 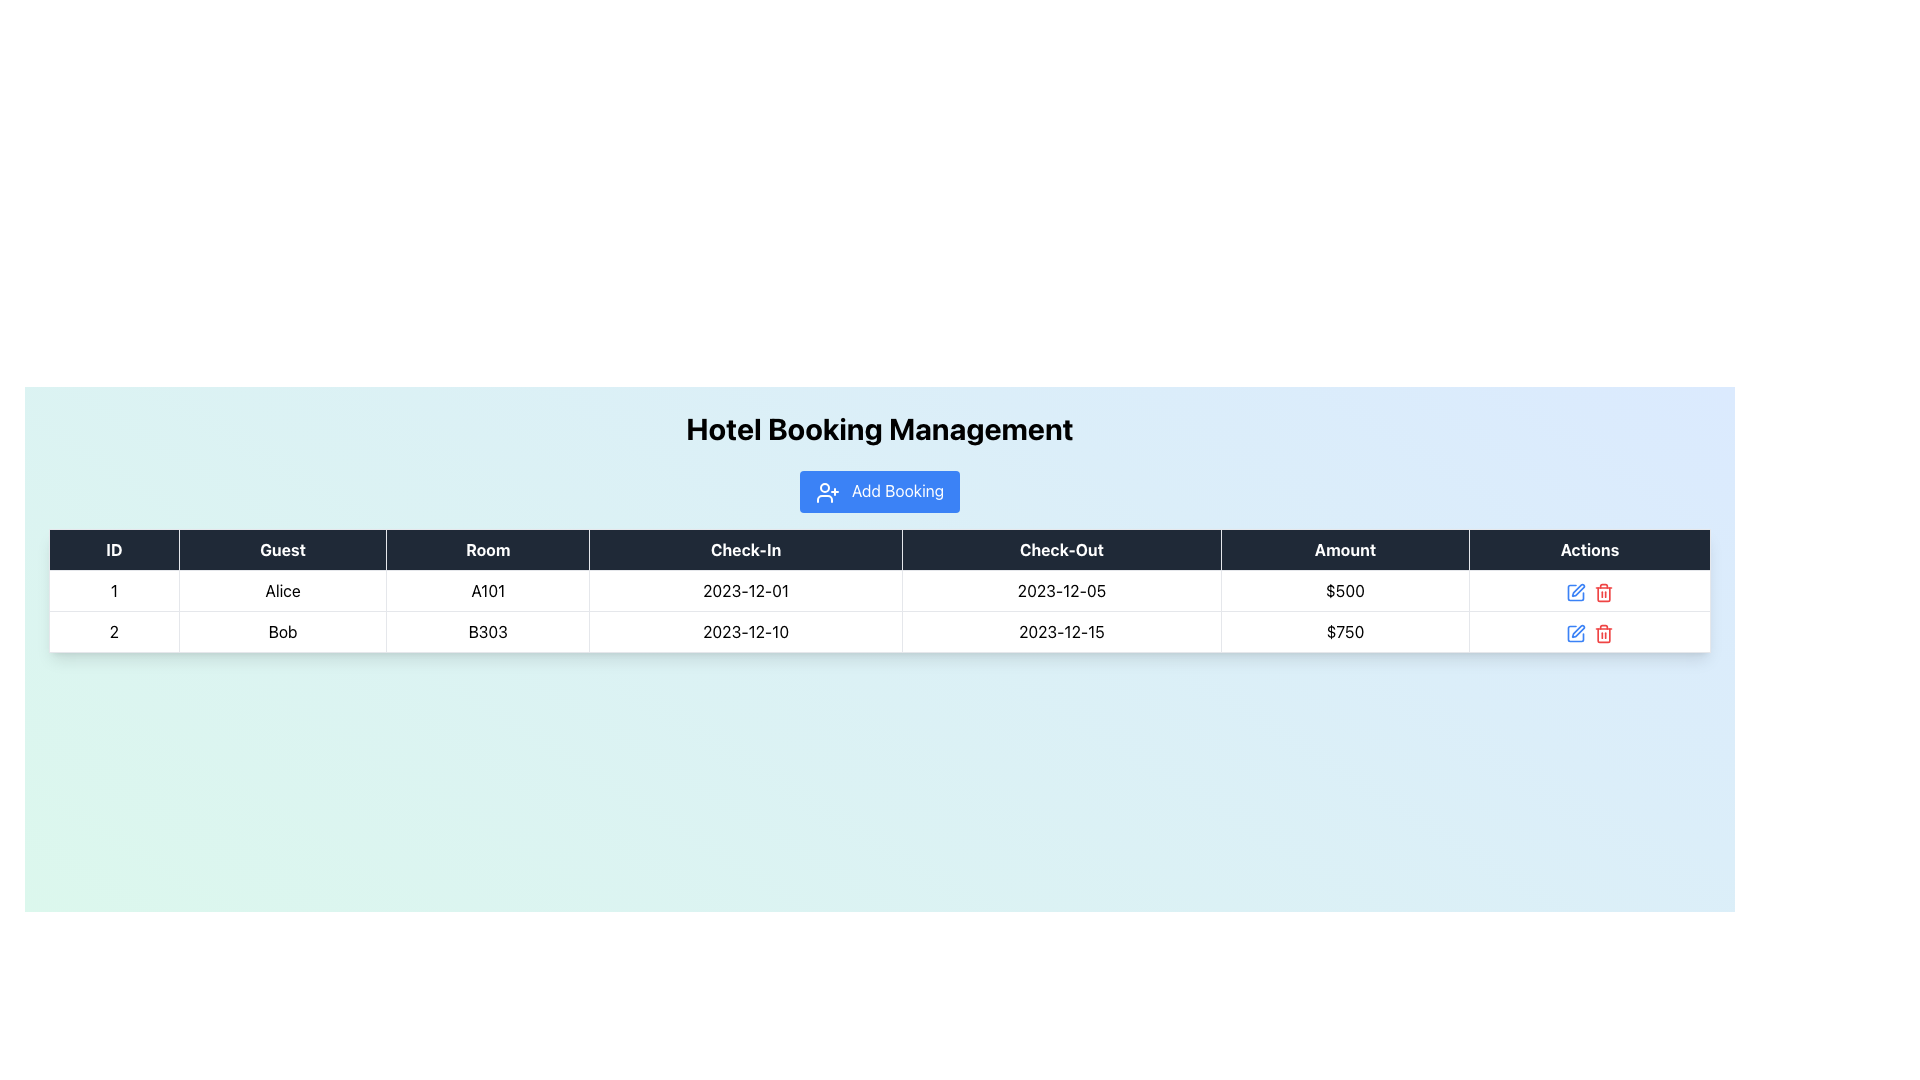 What do you see at coordinates (1345, 549) in the screenshot?
I see `the header label for the 'Amount' column in the booking management table, which is the sixth column from the left, located between 'Check-Out' and 'Actions'` at bounding box center [1345, 549].